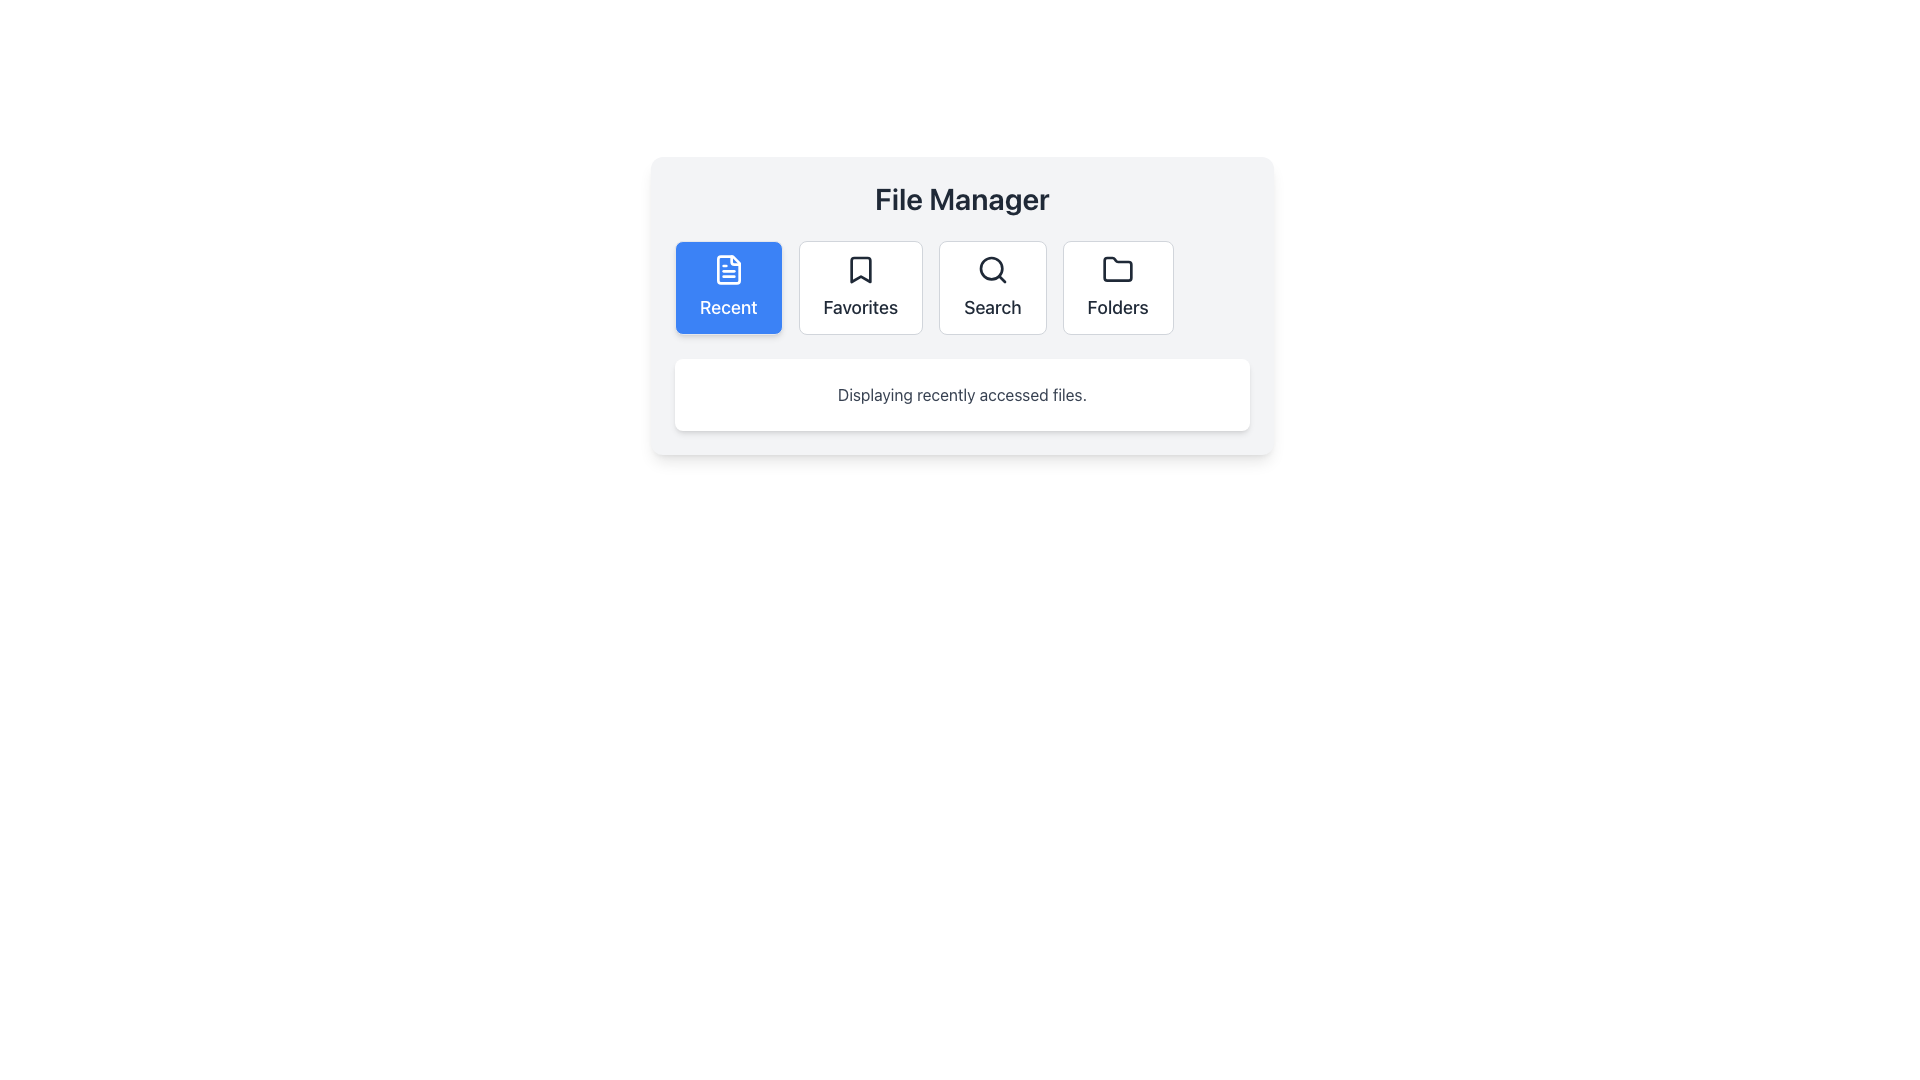 The height and width of the screenshot is (1080, 1920). What do you see at coordinates (860, 270) in the screenshot?
I see `the bookmark icon representing the 'Favorites' feature, located at the top-center of the 'Favorites' button, which is the second button in the horizontal set below the 'File Manager' title` at bounding box center [860, 270].